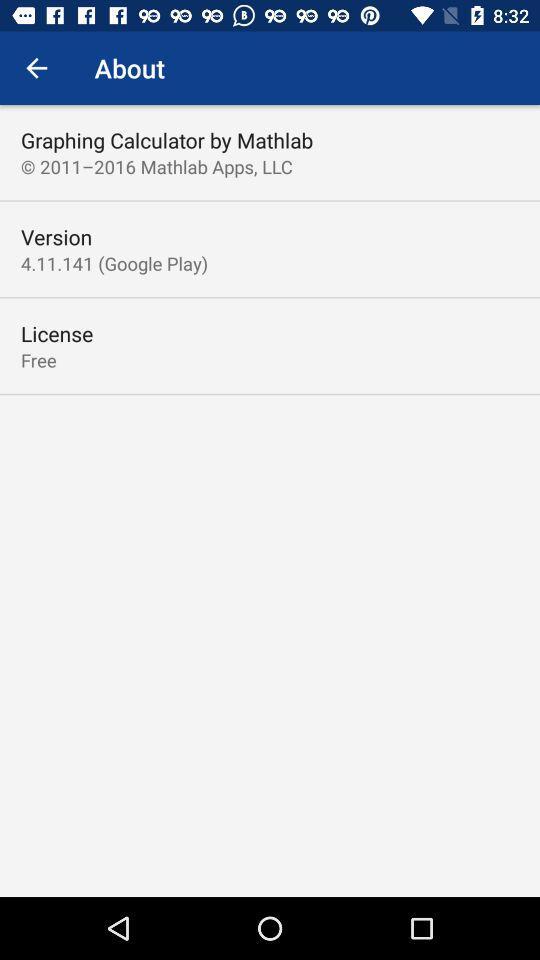 The height and width of the screenshot is (960, 540). Describe the element at coordinates (36, 68) in the screenshot. I see `the icon to the left of the about item` at that location.